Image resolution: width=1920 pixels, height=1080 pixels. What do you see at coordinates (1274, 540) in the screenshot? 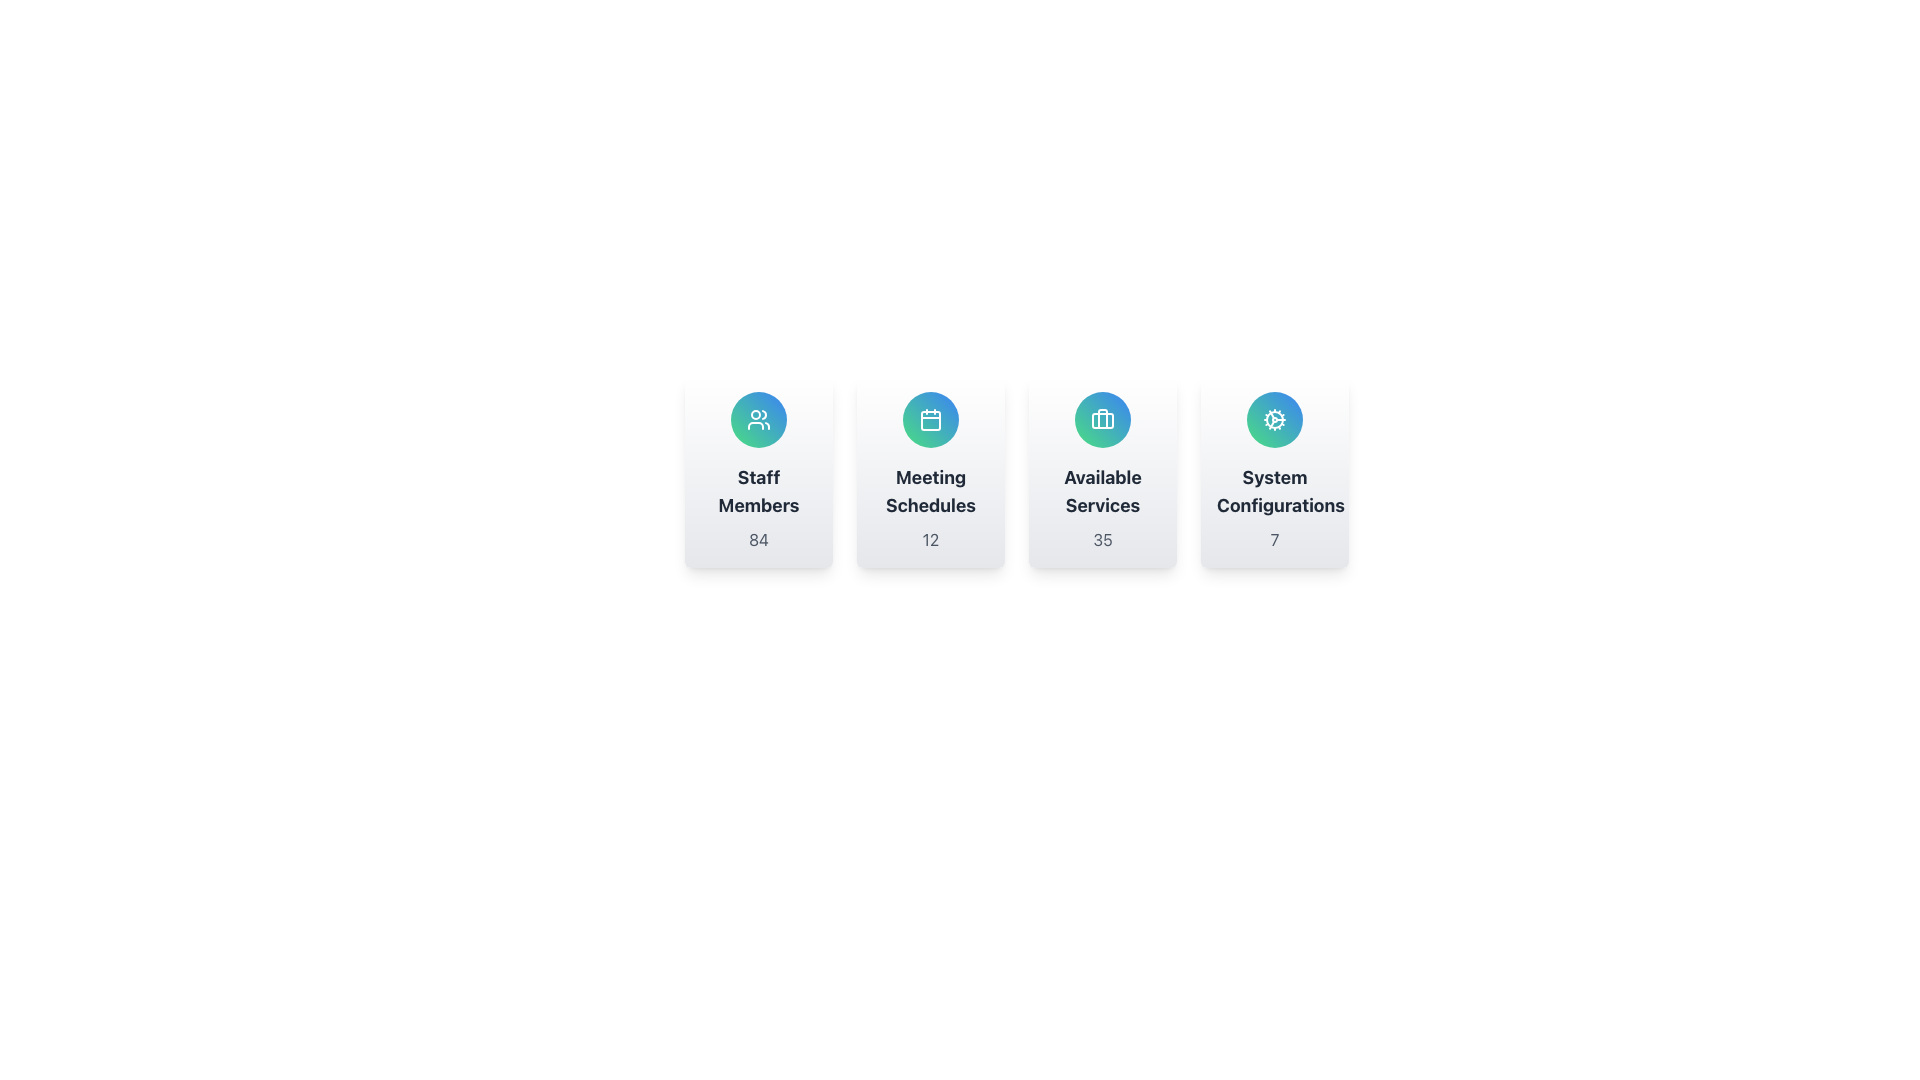
I see `the numerical character '7' displayed in gray font at the bottom of the 'System Configurations' card` at bounding box center [1274, 540].